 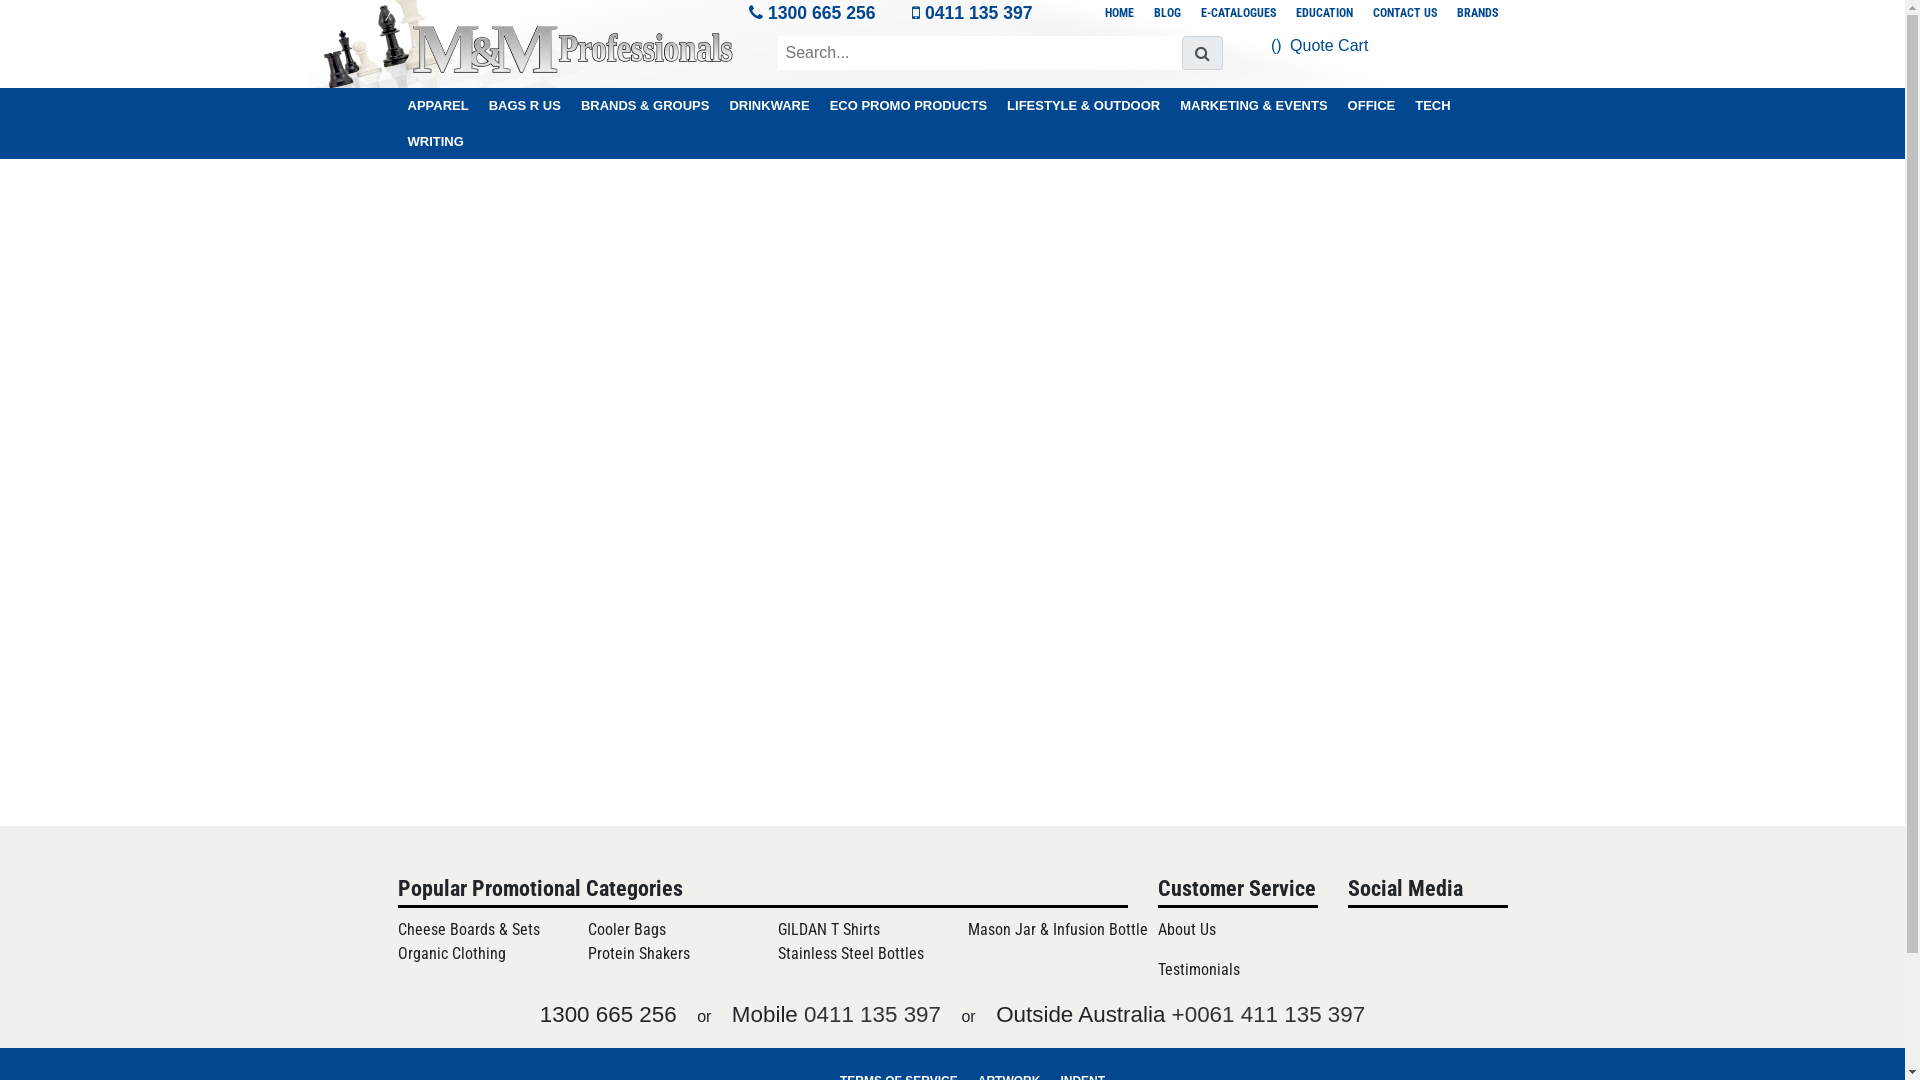 What do you see at coordinates (450, 952) in the screenshot?
I see `'Organic Clothing'` at bounding box center [450, 952].